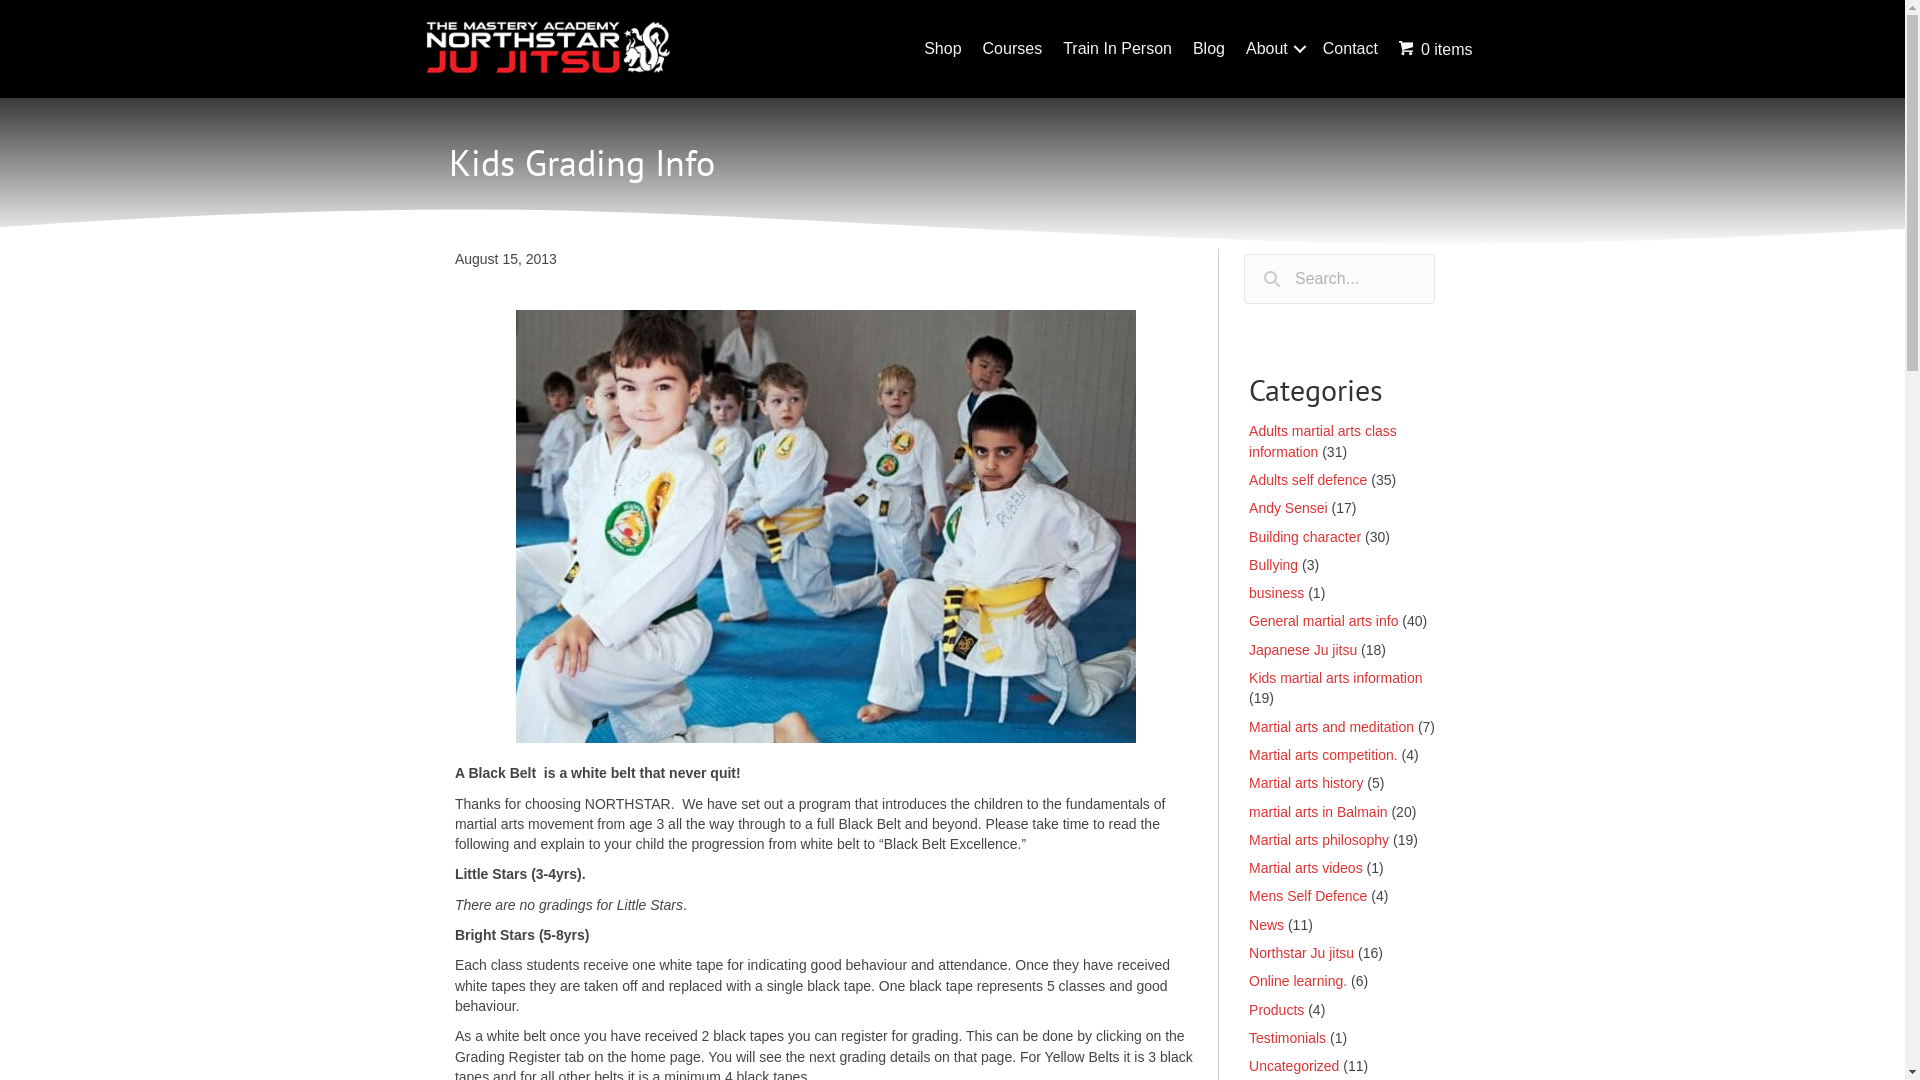 The width and height of the screenshot is (1920, 1080). I want to click on 'Mens Self Defence', so click(1308, 894).